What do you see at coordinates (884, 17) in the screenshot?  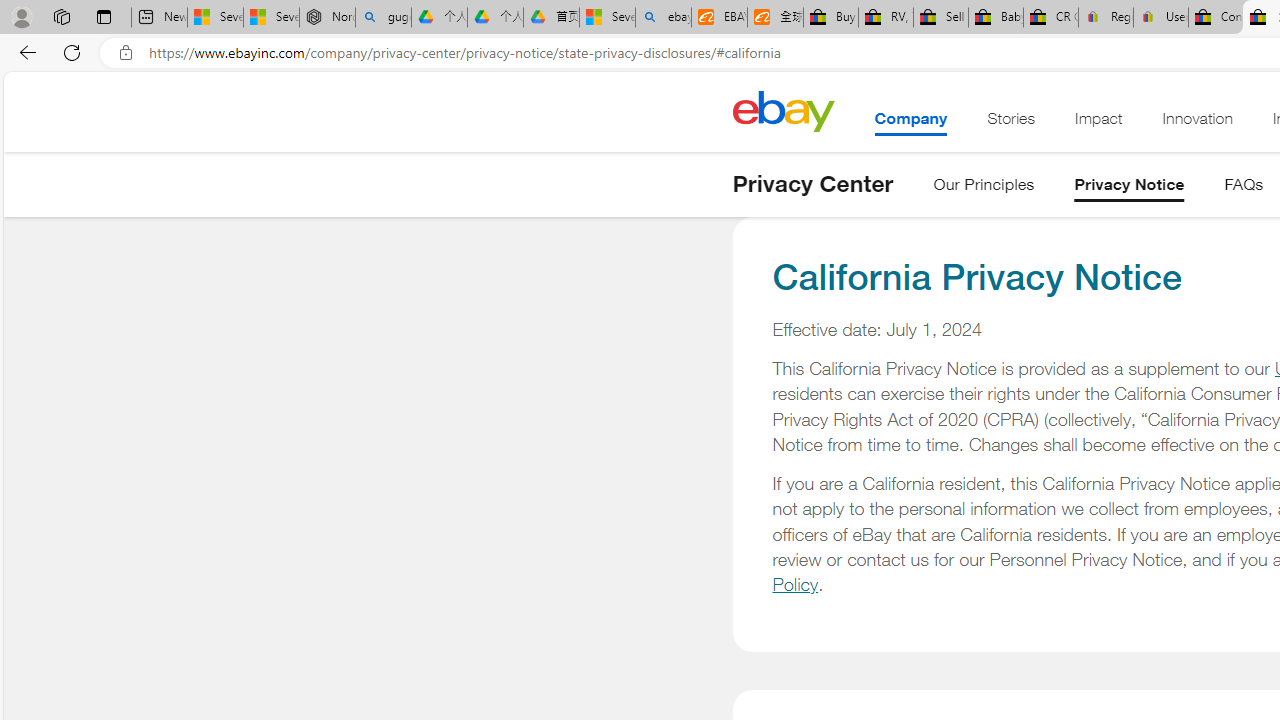 I see `'RV, Trailer & Camper Steps & Ladders for sale | eBay'` at bounding box center [884, 17].